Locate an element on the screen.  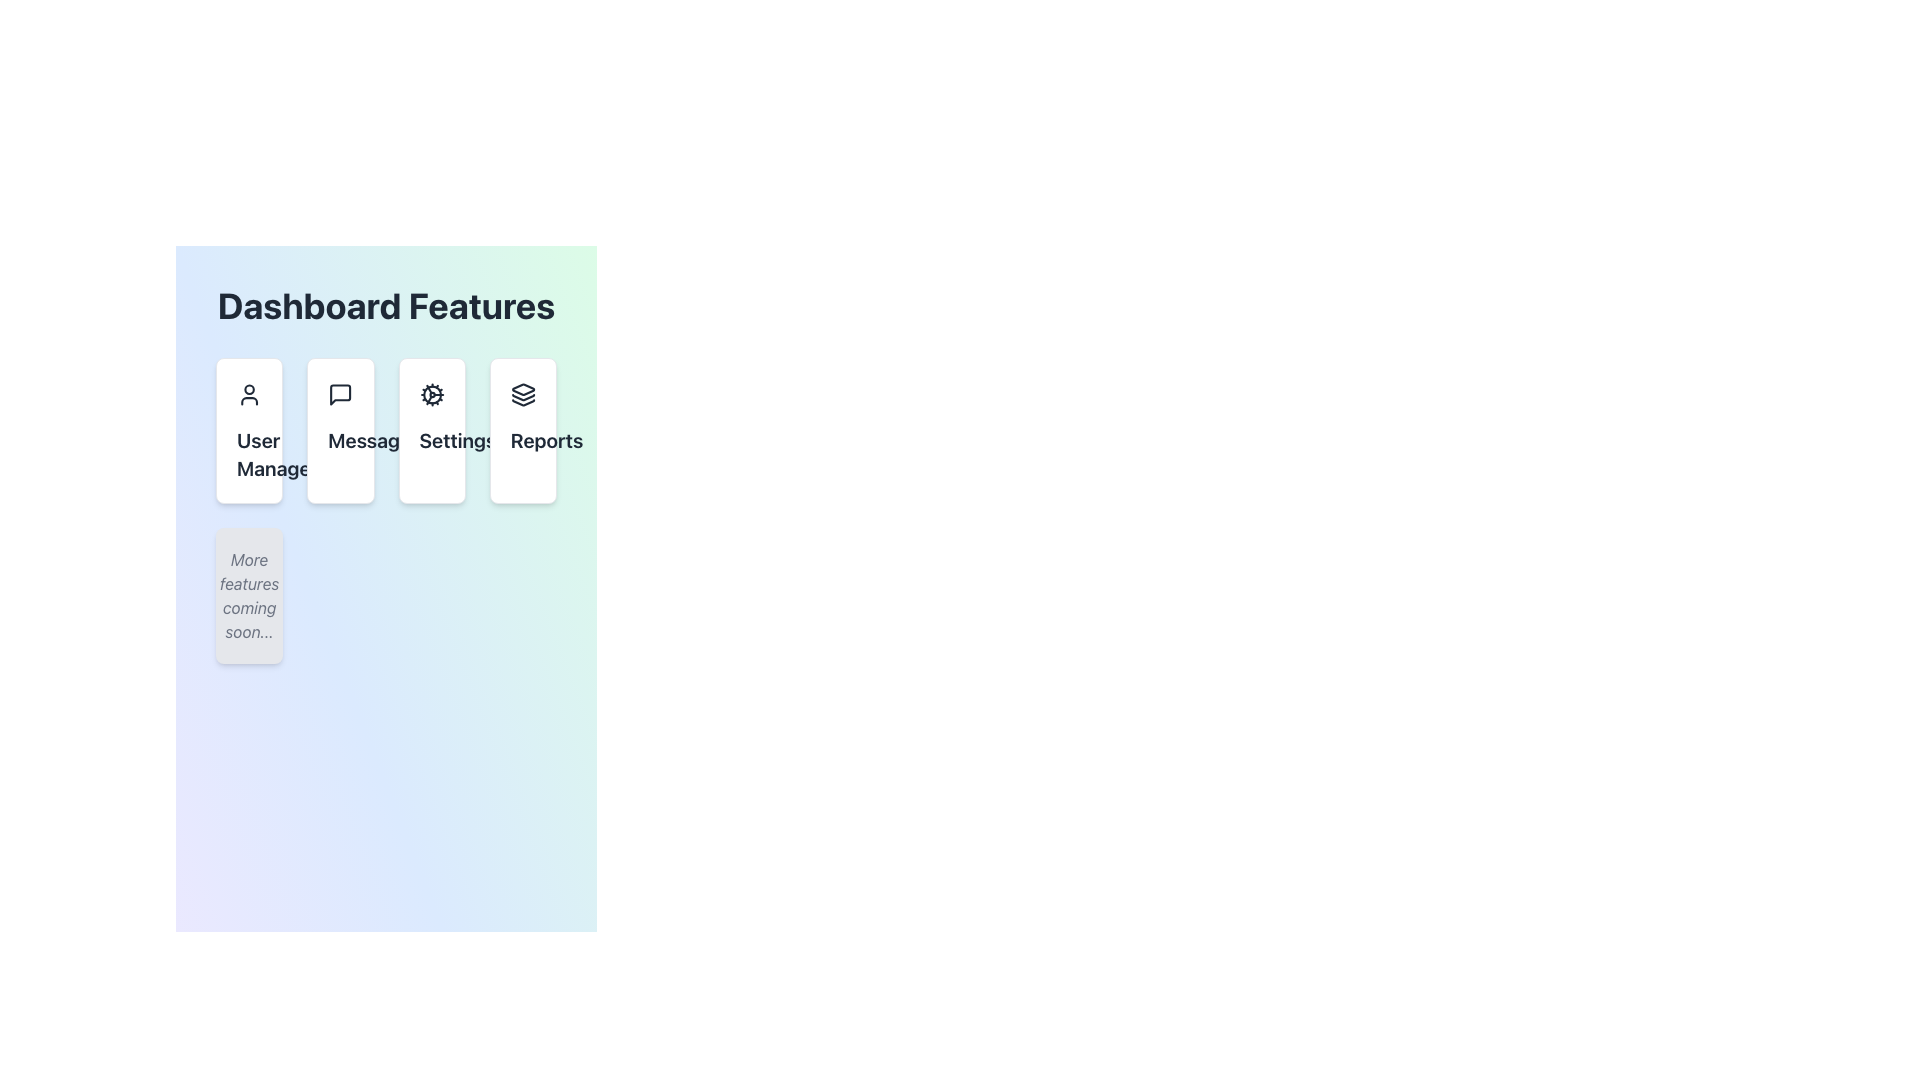
the 'Settings' title text label is located at coordinates (431, 439).